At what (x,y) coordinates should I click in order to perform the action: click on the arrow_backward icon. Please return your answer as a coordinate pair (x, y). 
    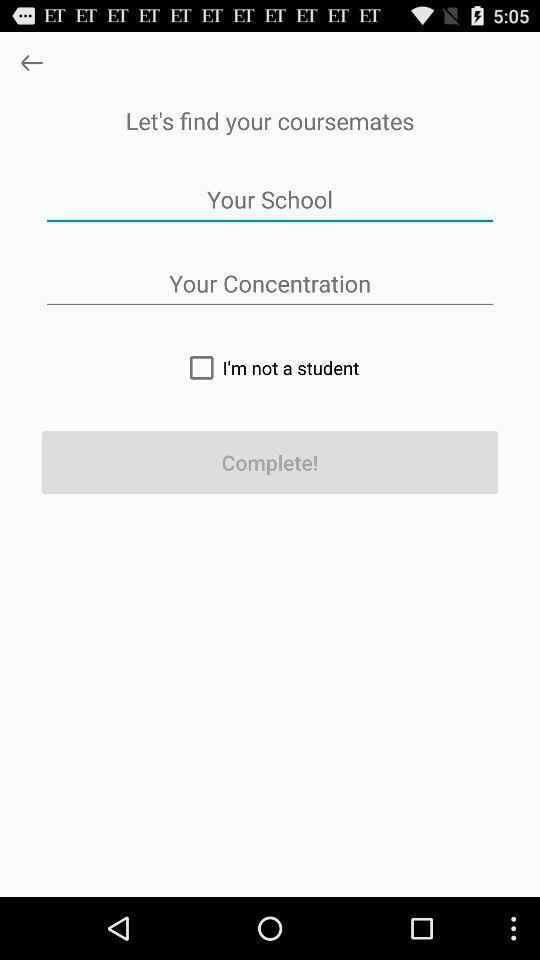
    Looking at the image, I should click on (30, 67).